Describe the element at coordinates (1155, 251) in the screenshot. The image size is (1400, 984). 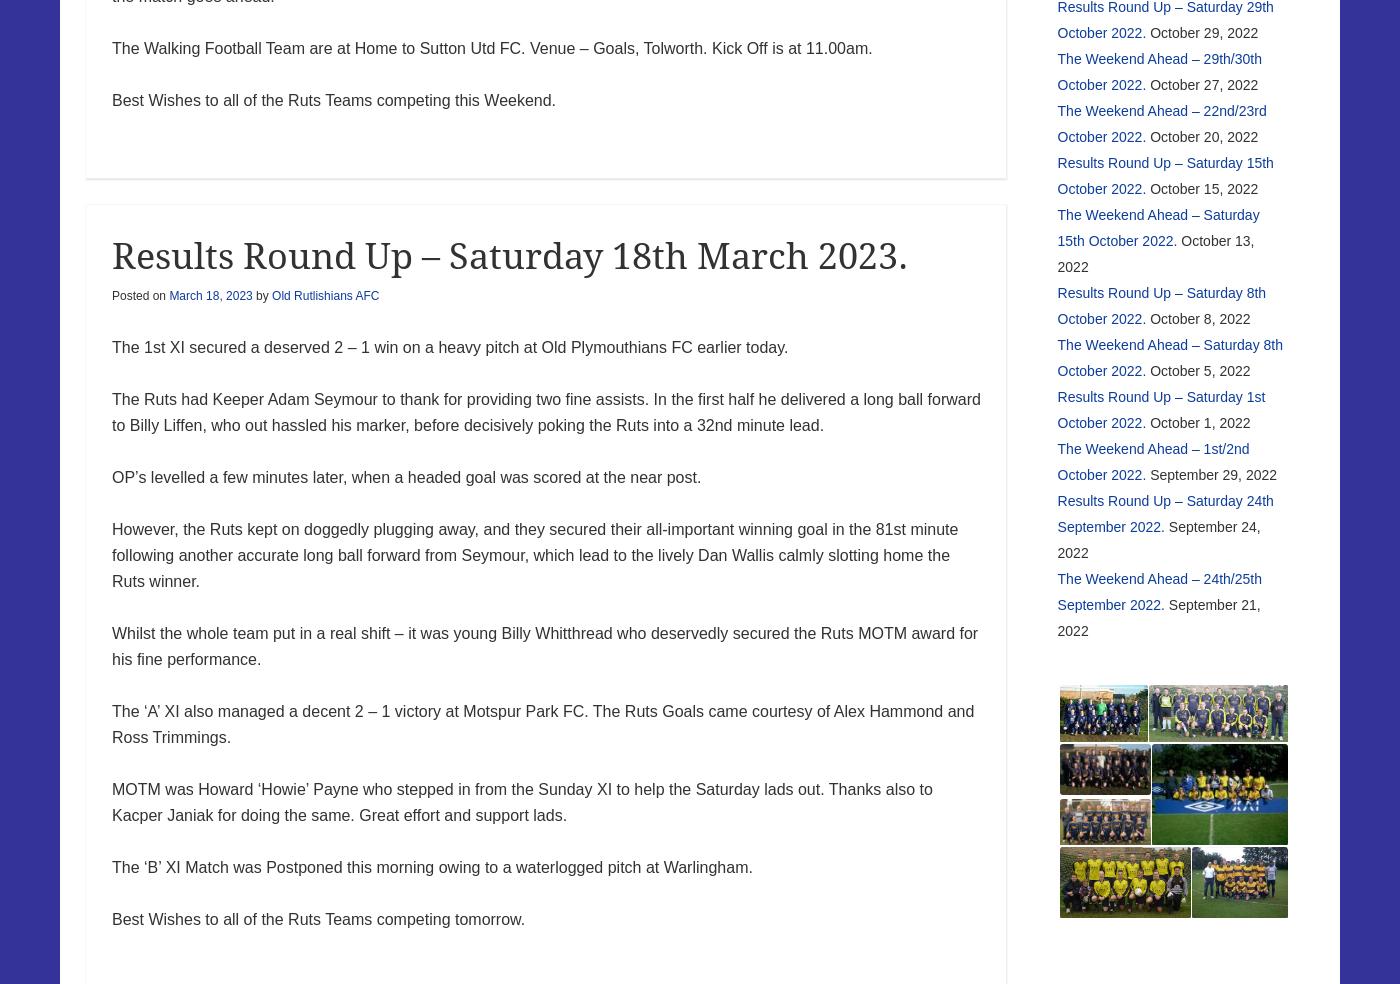
I see `'October 13, 2022'` at that location.